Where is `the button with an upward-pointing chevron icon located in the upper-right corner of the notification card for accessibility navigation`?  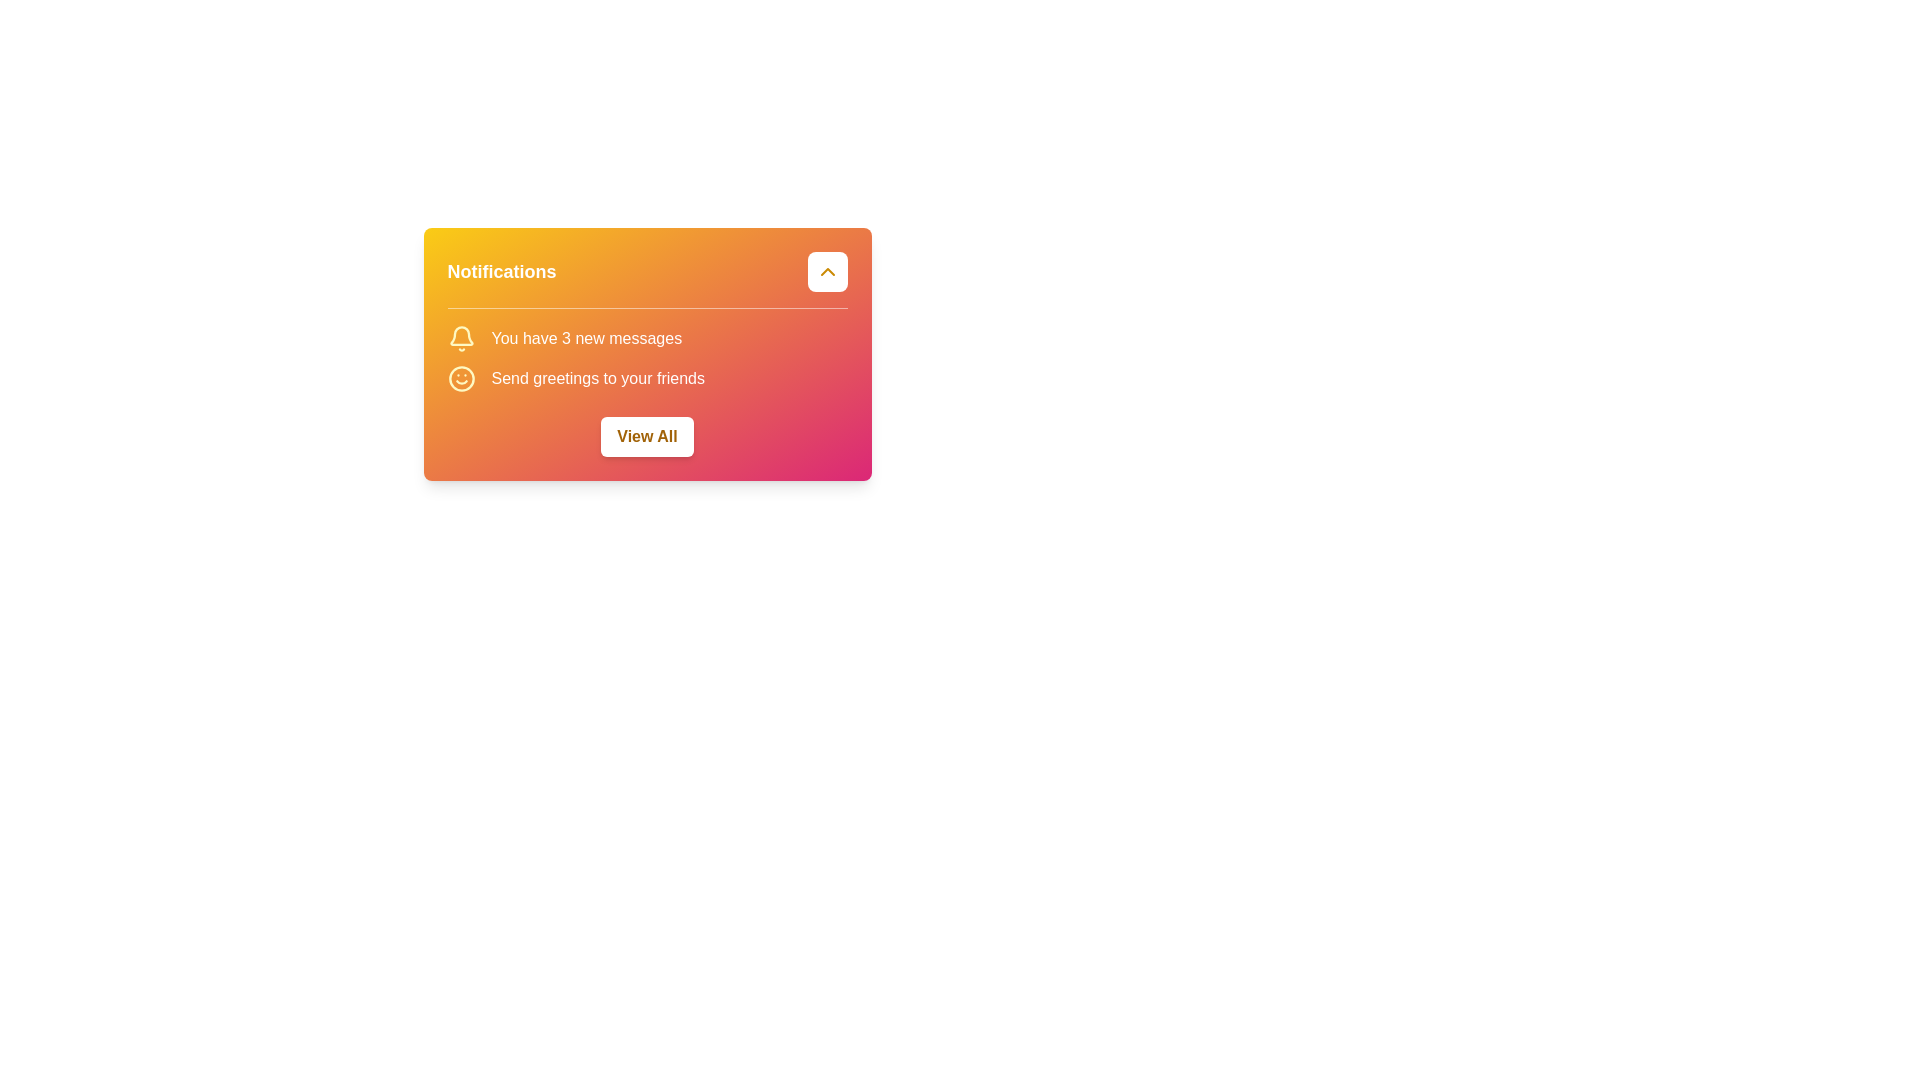 the button with an upward-pointing chevron icon located in the upper-right corner of the notification card for accessibility navigation is located at coordinates (827, 272).